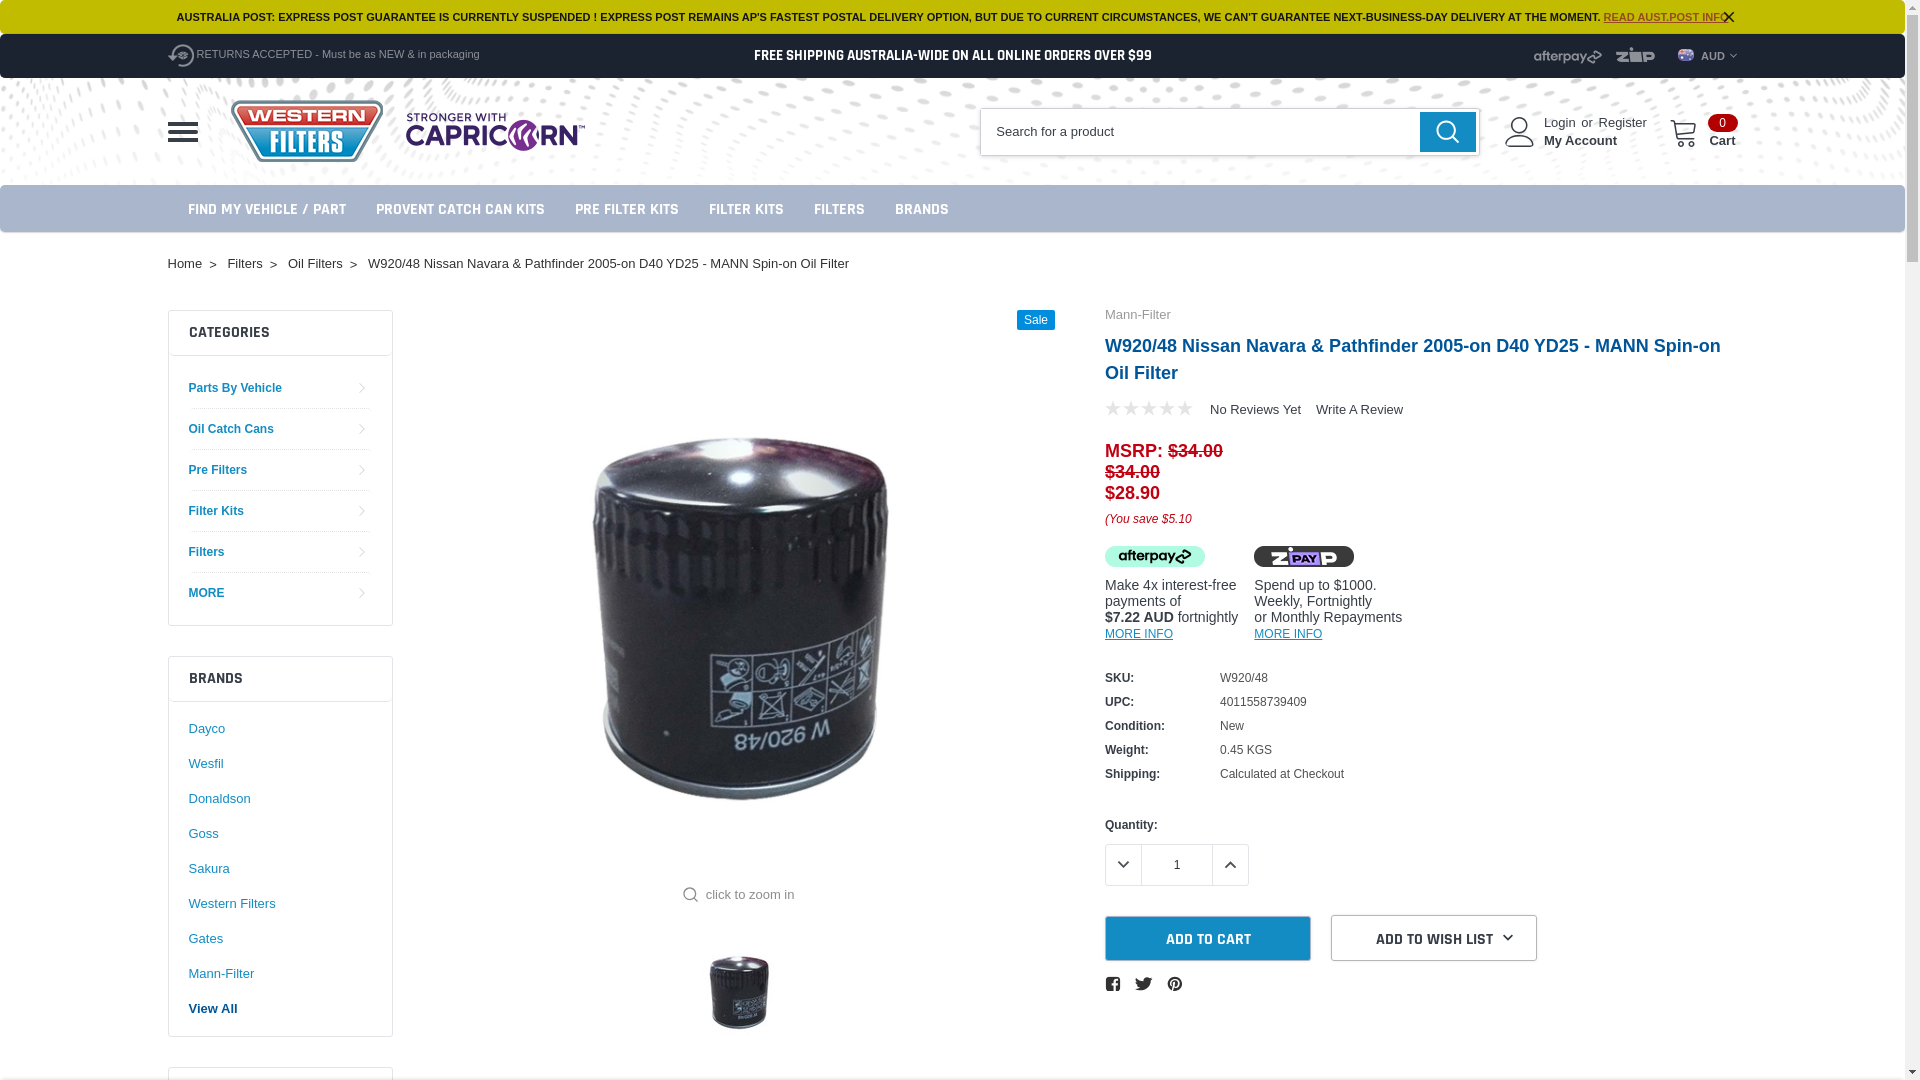 Image resolution: width=1920 pixels, height=1080 pixels. What do you see at coordinates (1359, 408) in the screenshot?
I see `'Write A Review'` at bounding box center [1359, 408].